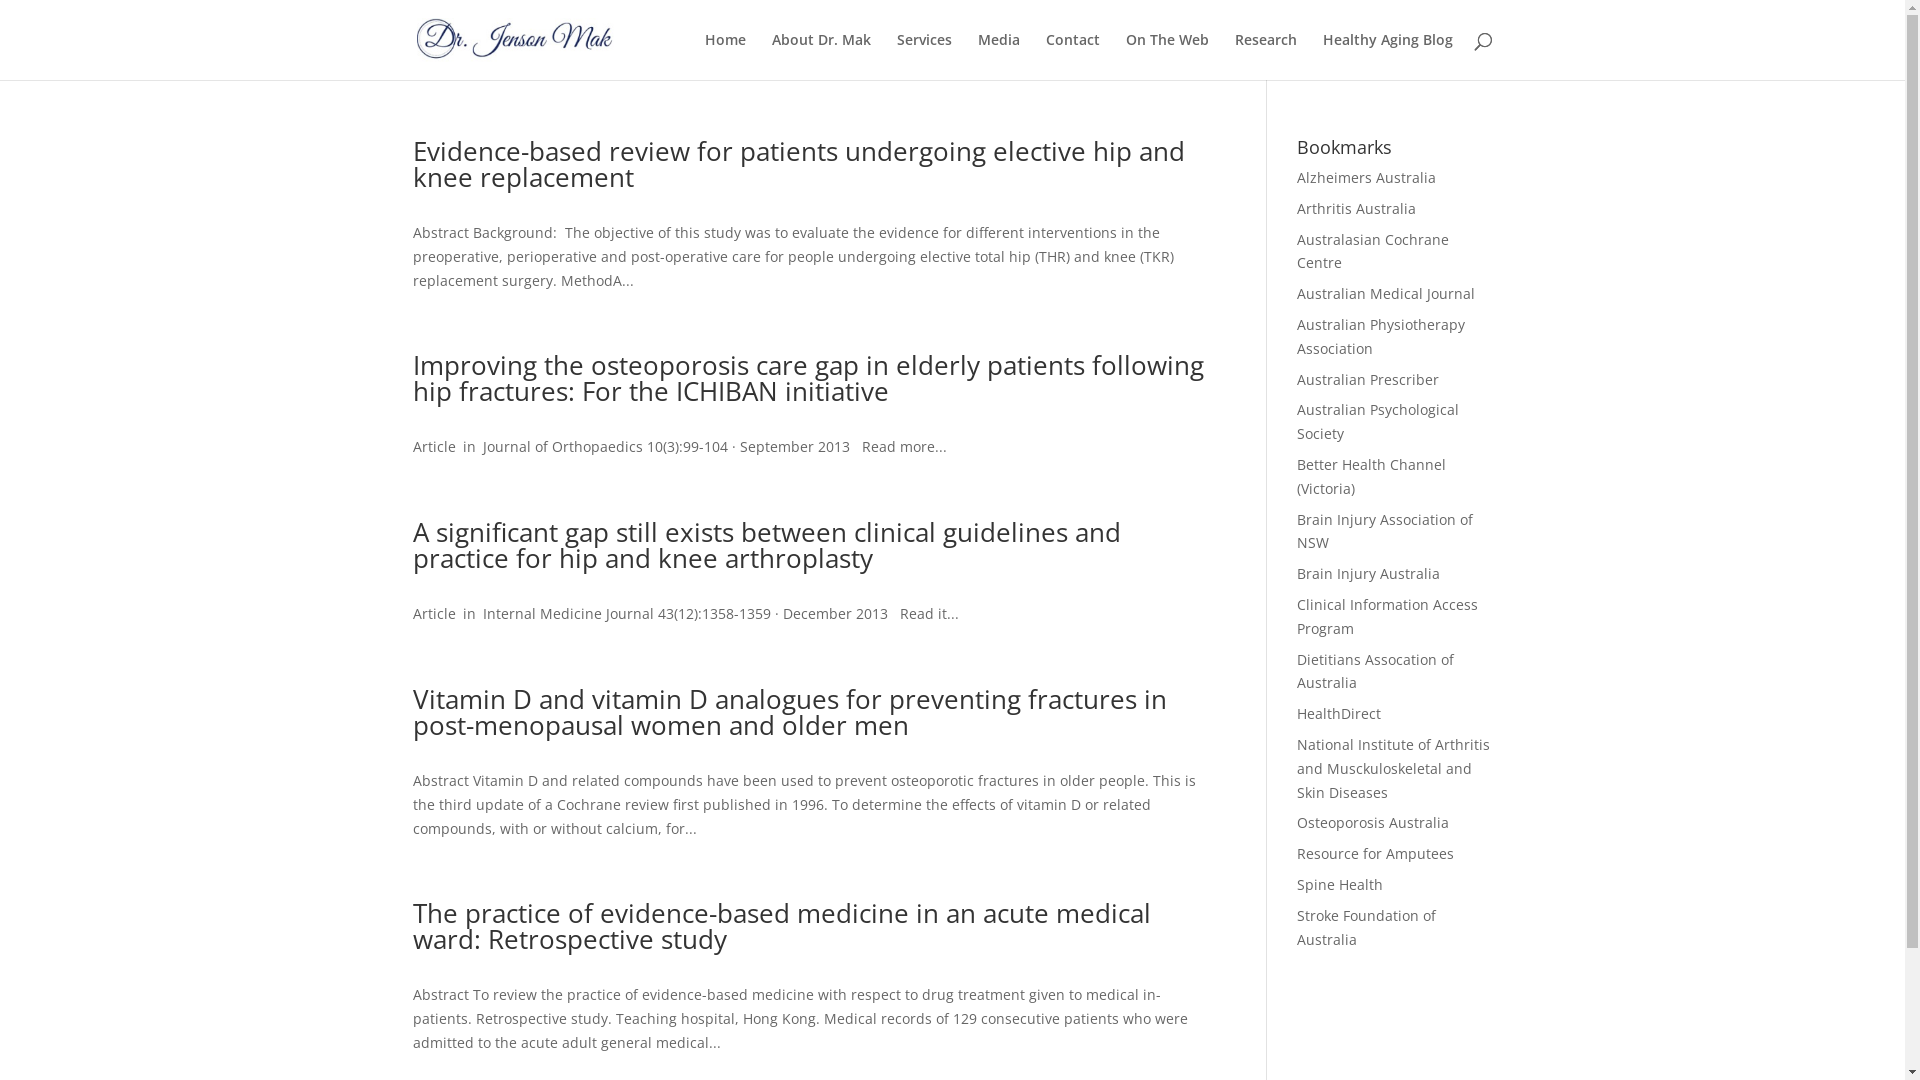 The image size is (1920, 1080). What do you see at coordinates (1167, 55) in the screenshot?
I see `'On The Web'` at bounding box center [1167, 55].